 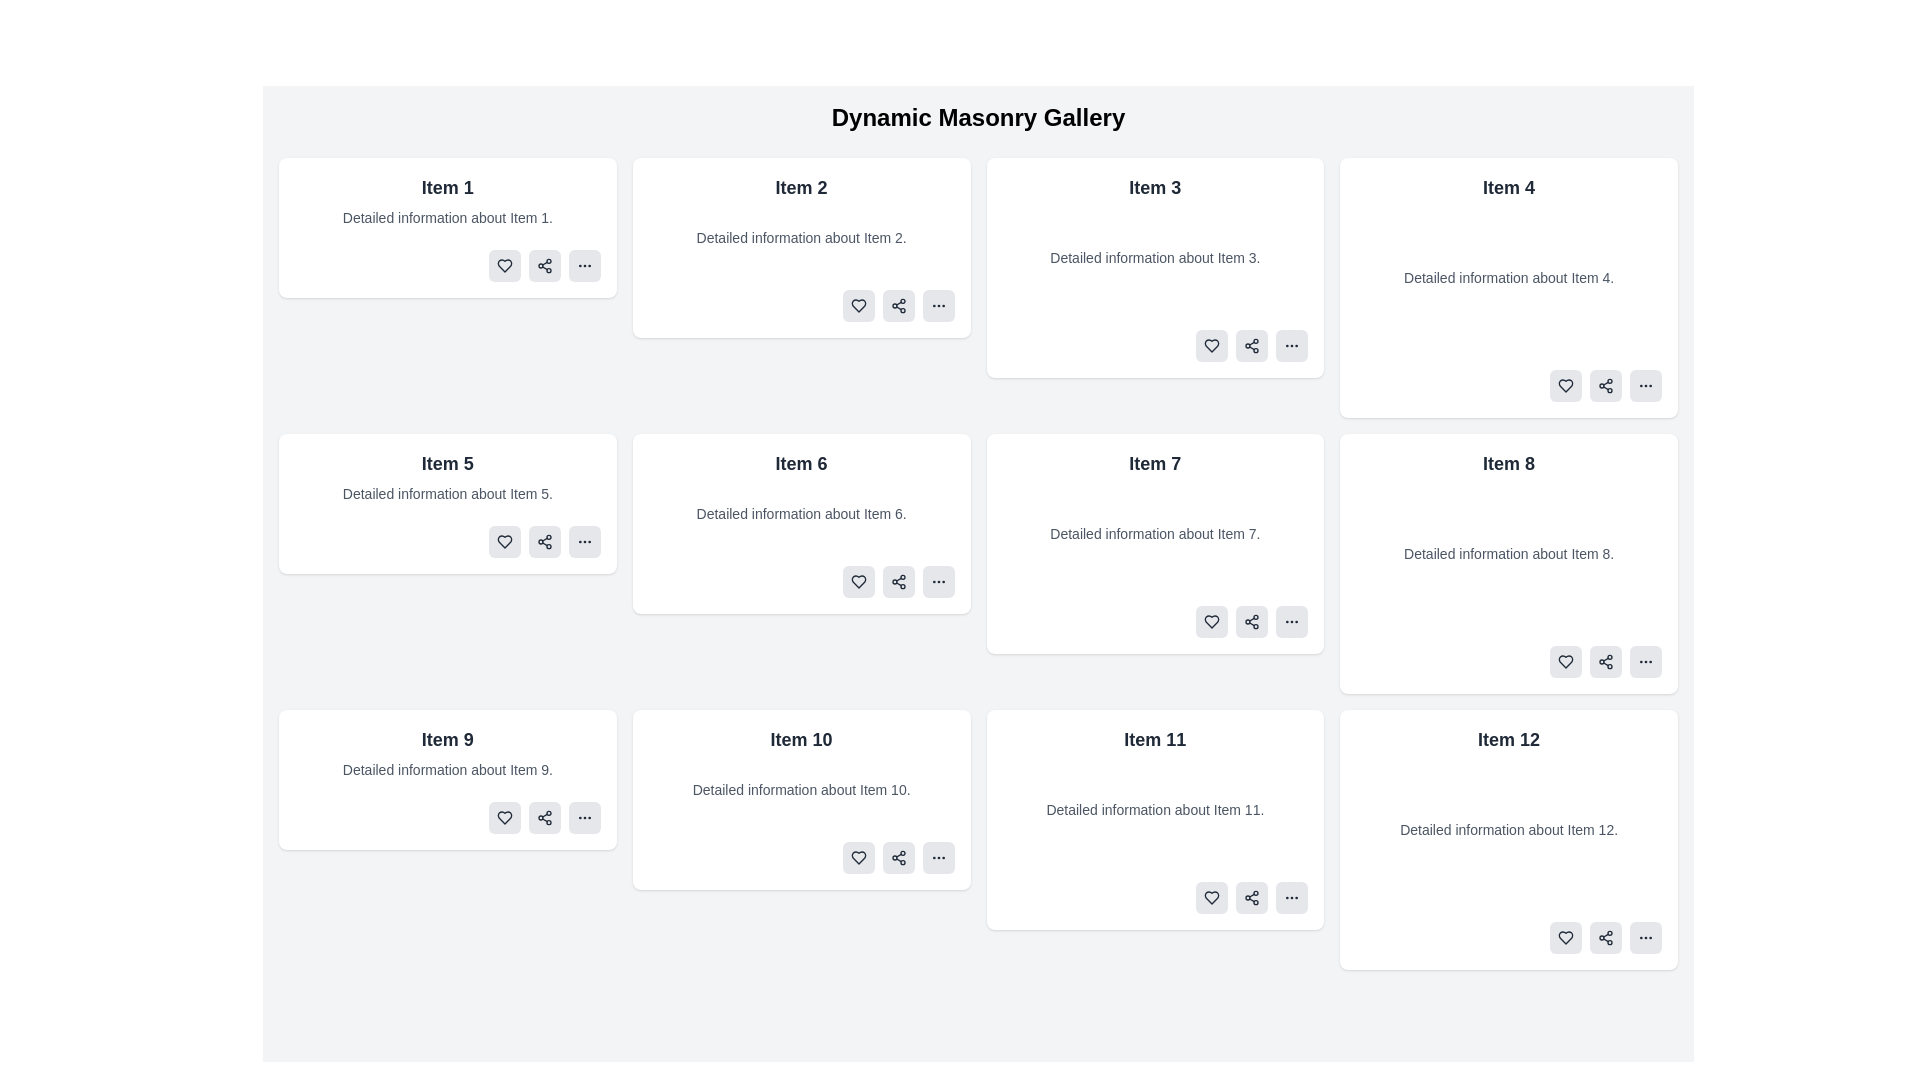 What do you see at coordinates (544, 817) in the screenshot?
I see `the Share icon located in the action section of the card labeled 'Item 9', positioned next to the heart icon and before the ellipsis icon` at bounding box center [544, 817].